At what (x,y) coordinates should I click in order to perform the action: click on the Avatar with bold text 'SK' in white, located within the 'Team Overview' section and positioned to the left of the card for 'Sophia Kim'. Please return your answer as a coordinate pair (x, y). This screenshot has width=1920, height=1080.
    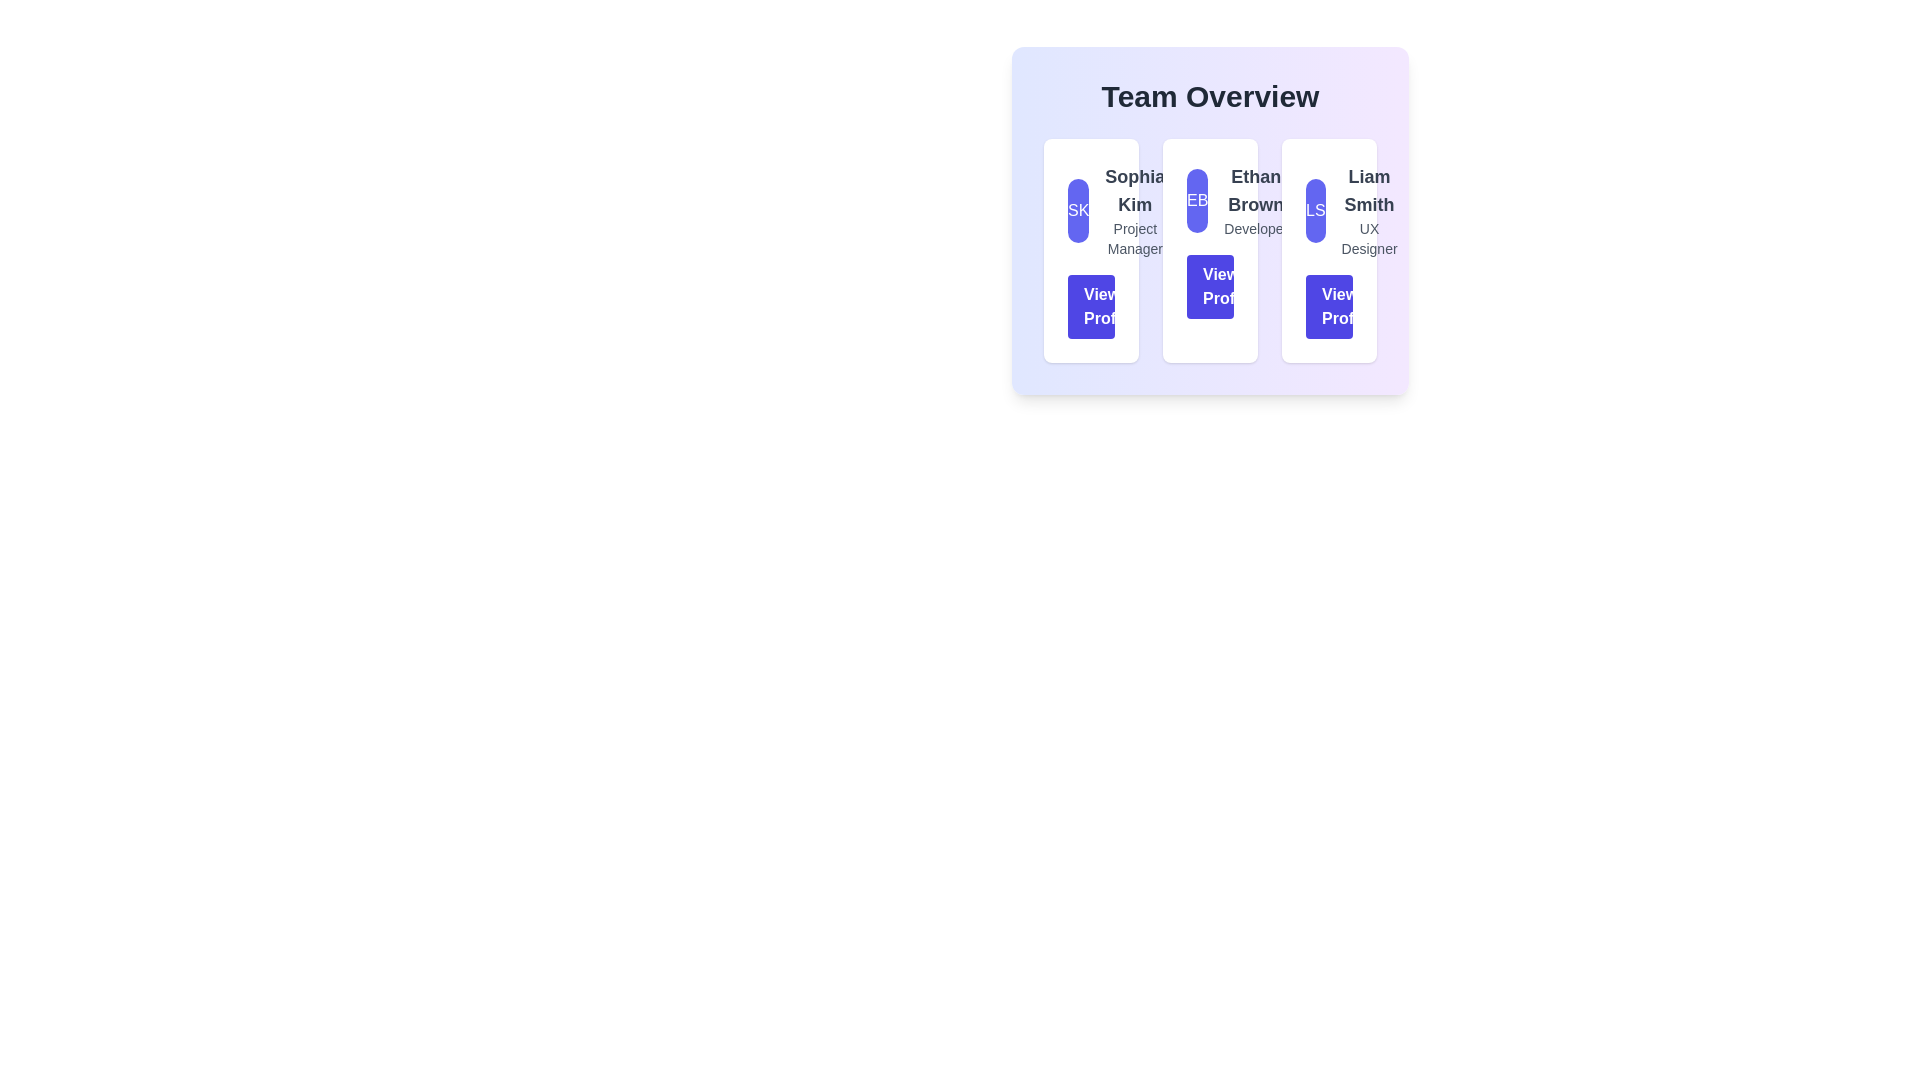
    Looking at the image, I should click on (1077, 211).